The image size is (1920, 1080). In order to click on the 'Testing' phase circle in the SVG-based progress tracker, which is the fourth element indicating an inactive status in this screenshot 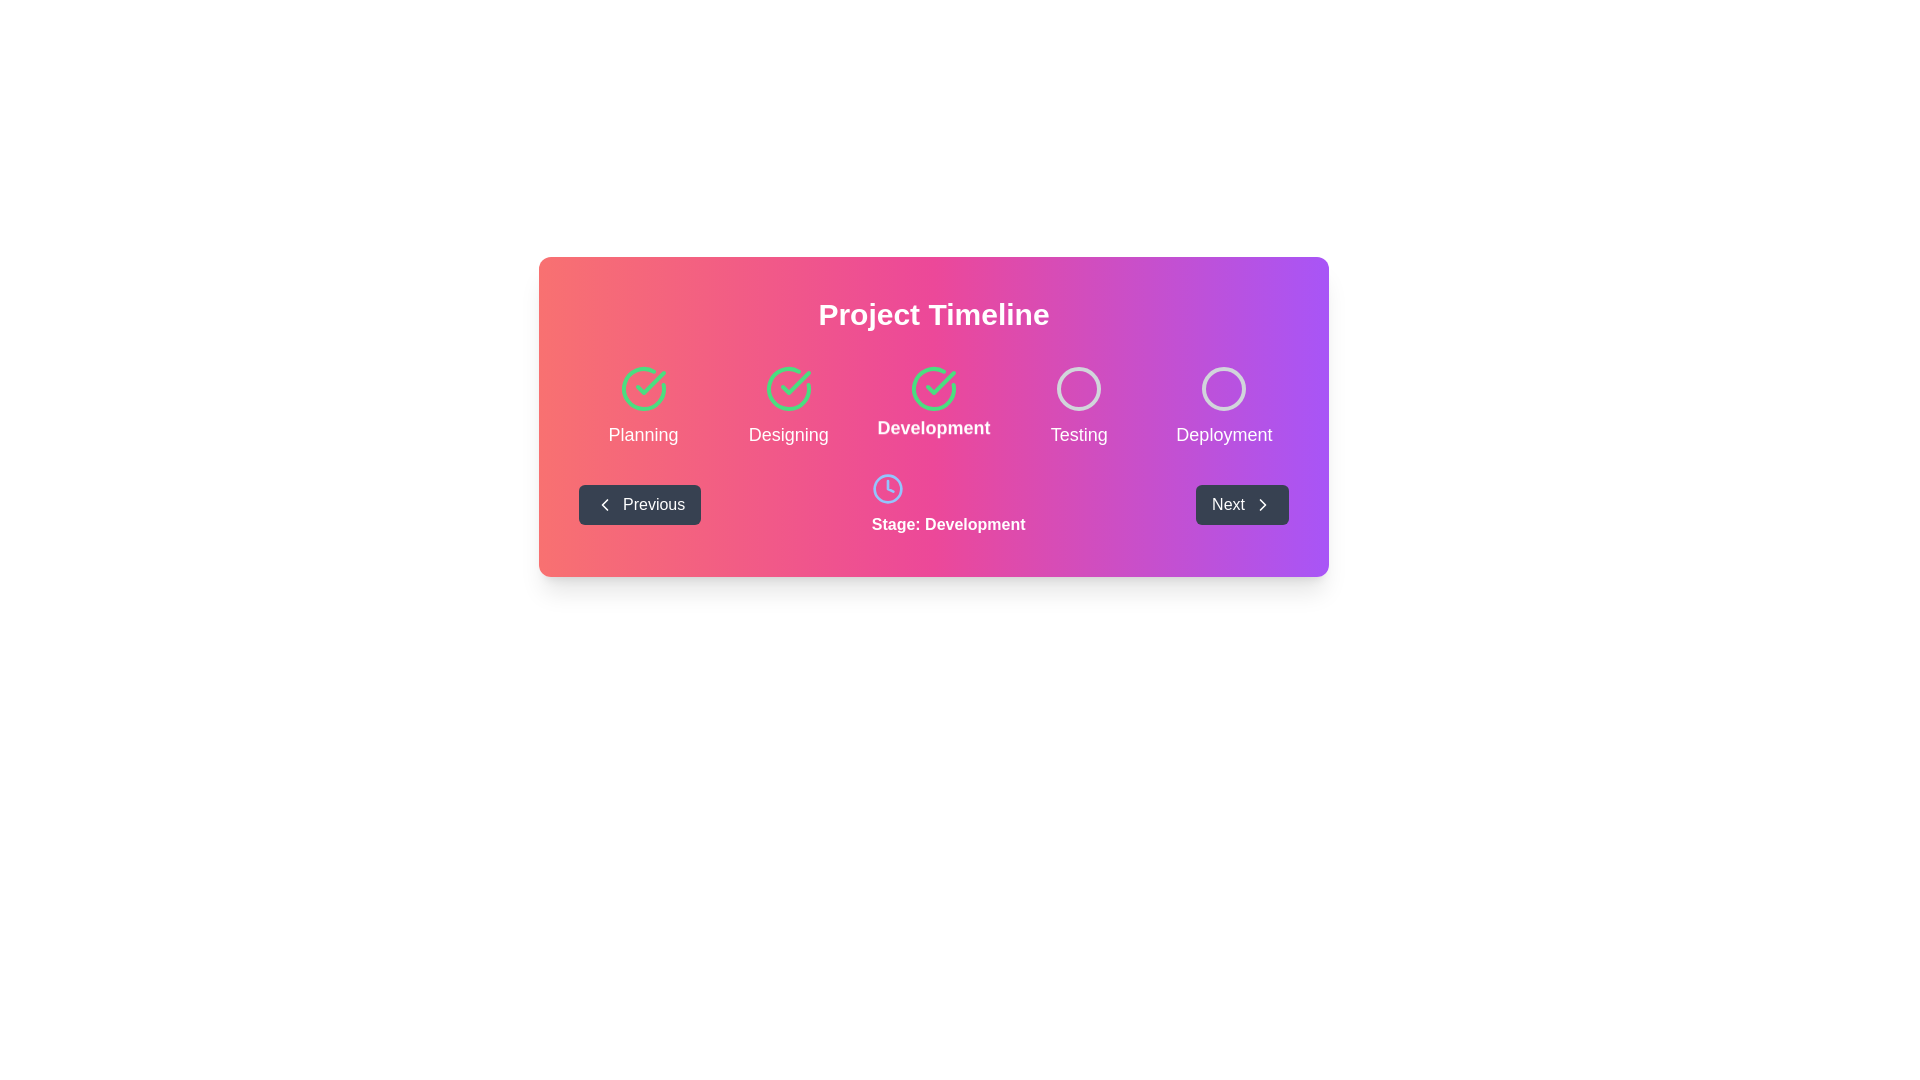, I will do `click(1078, 389)`.